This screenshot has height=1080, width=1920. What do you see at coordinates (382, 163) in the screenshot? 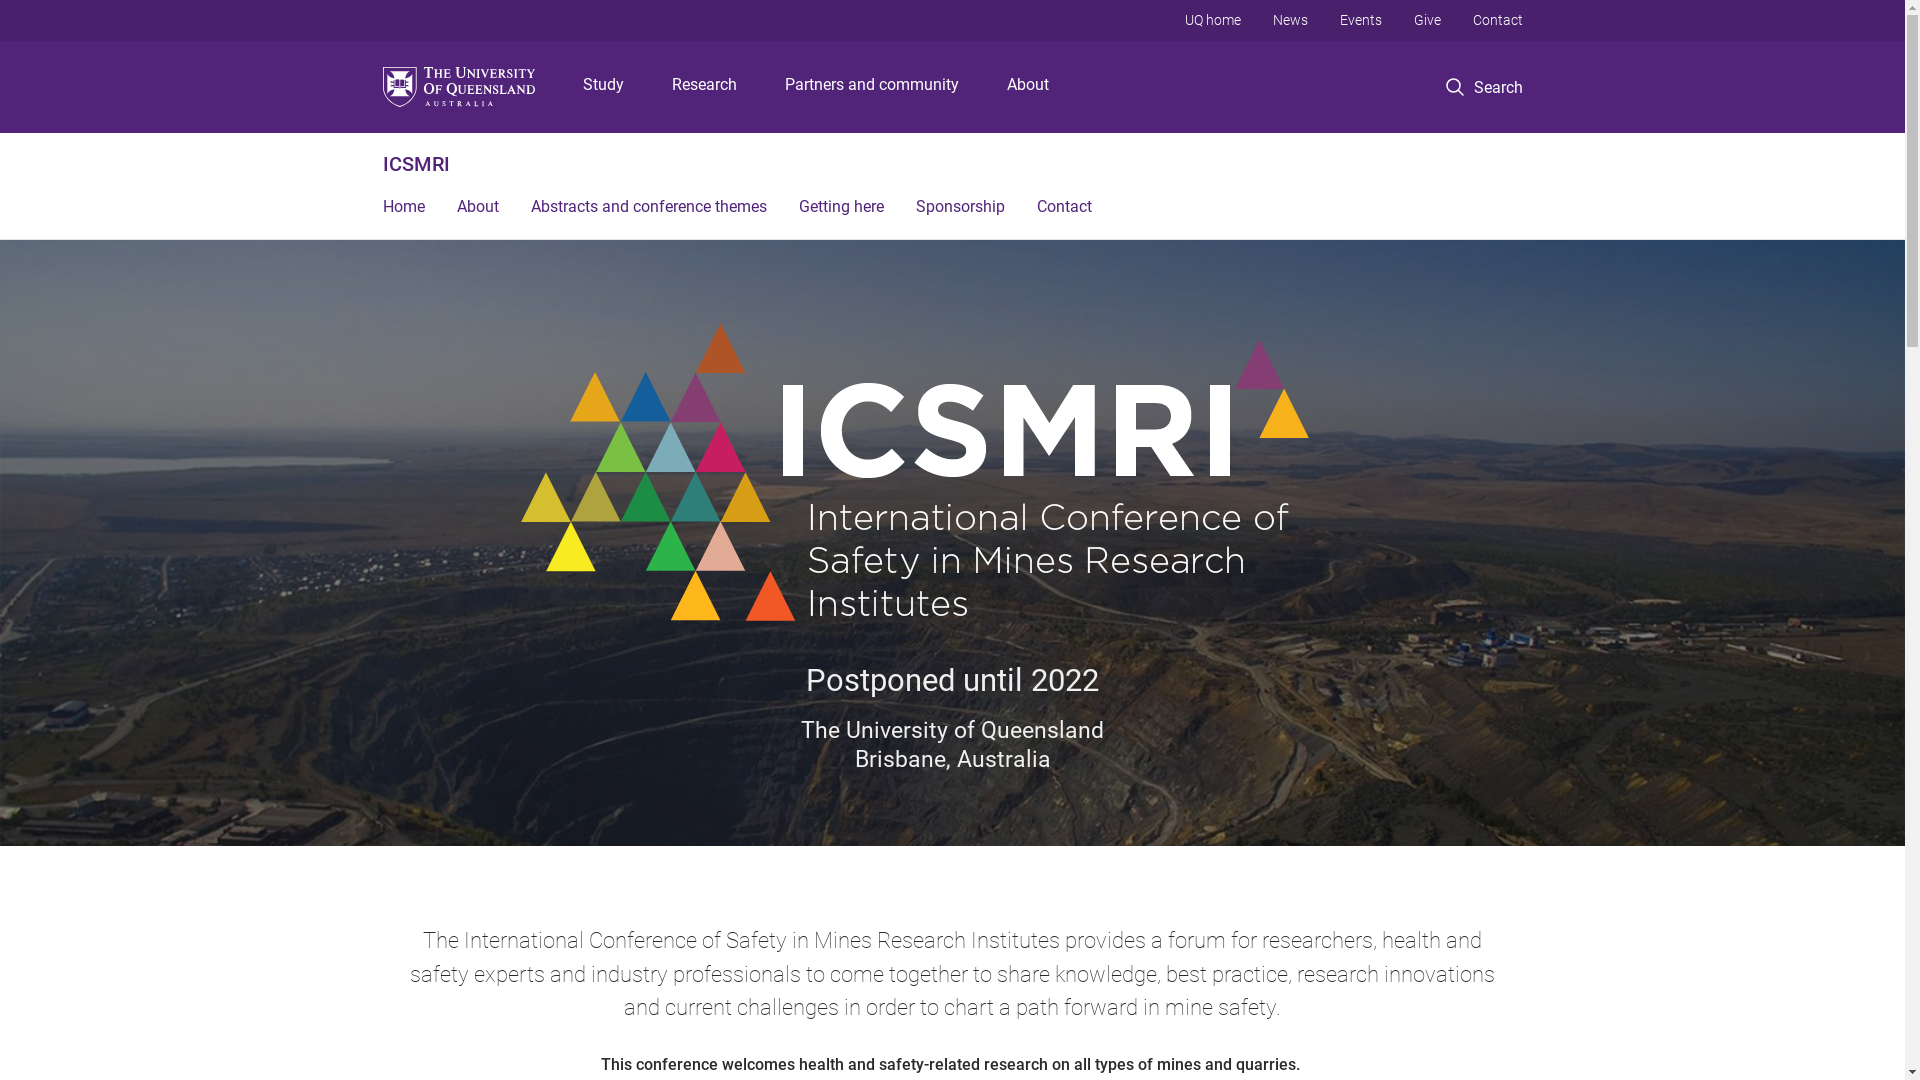
I see `'ICSMRI'` at bounding box center [382, 163].